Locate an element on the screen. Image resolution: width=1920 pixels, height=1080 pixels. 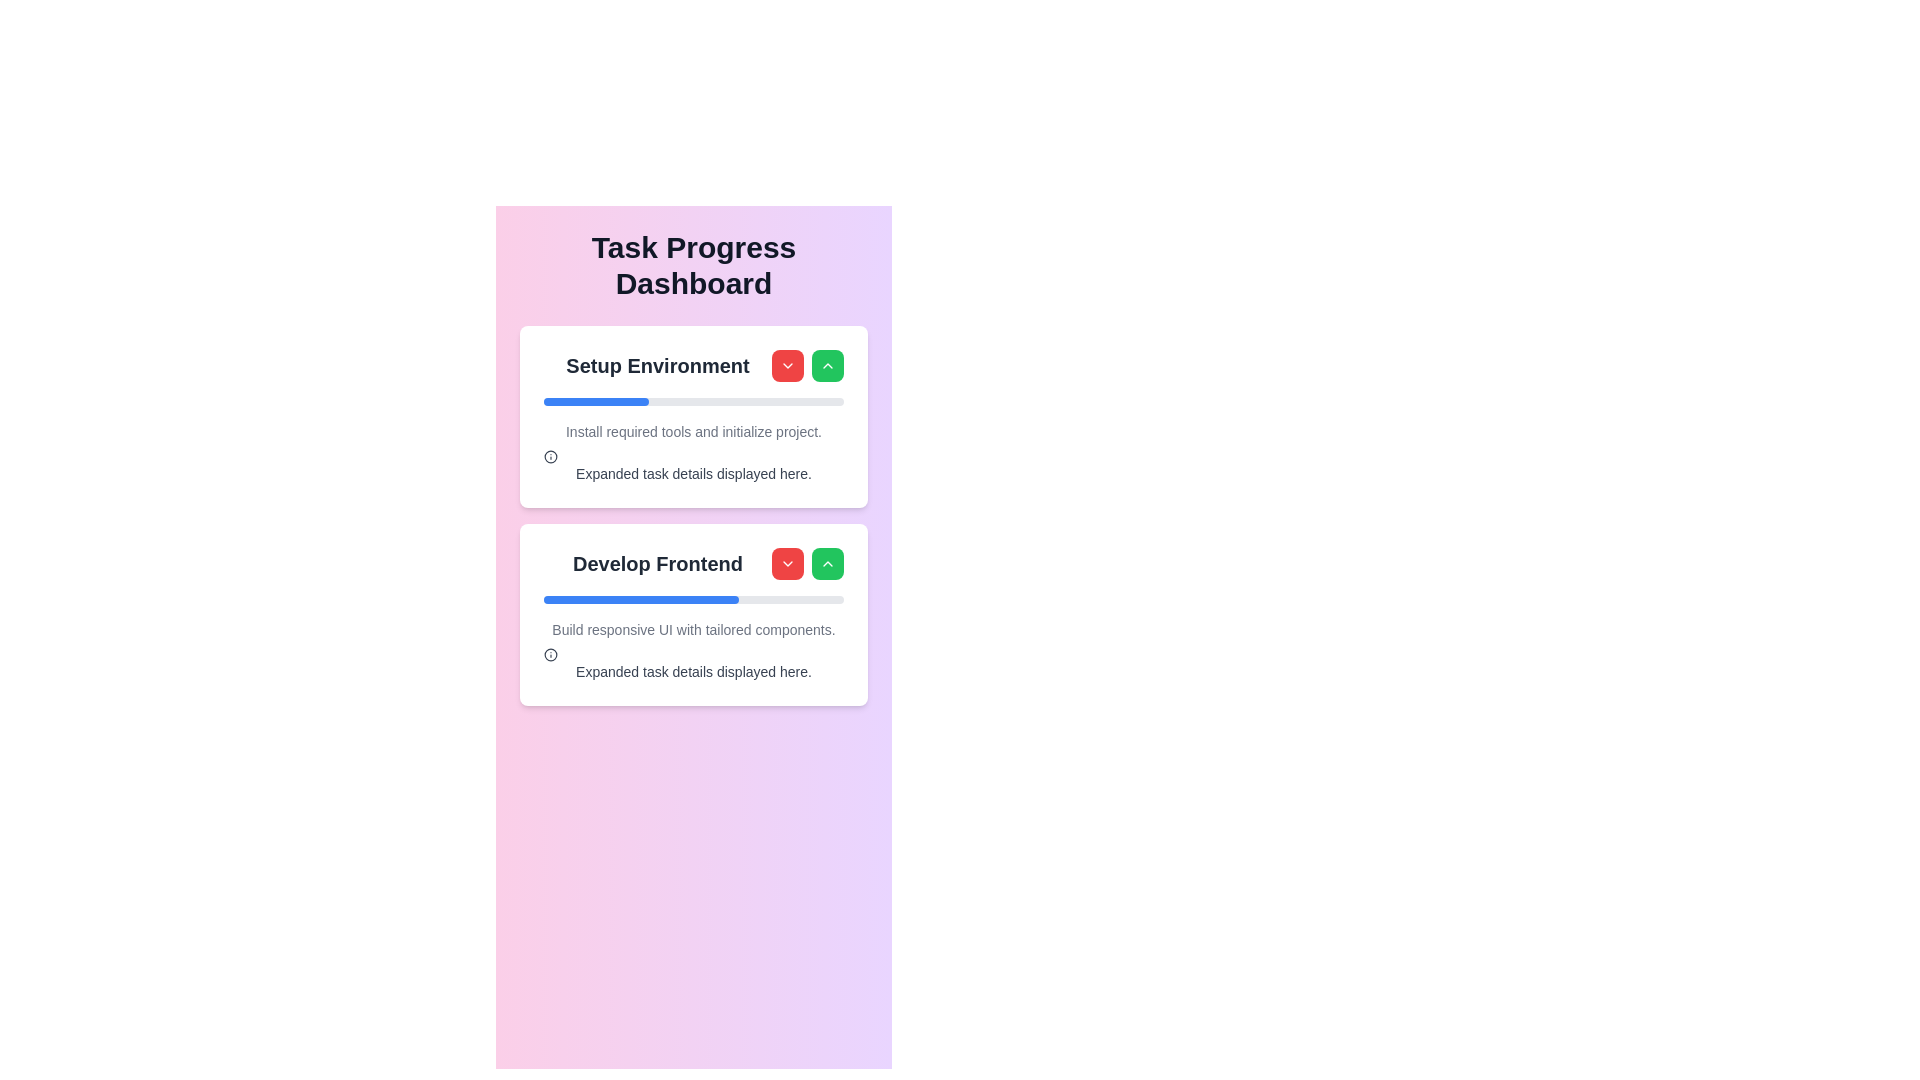
the downward pointing chevron arrow icon with a red background located at the top-right corner of the 'Develop Frontend' card is located at coordinates (786, 366).